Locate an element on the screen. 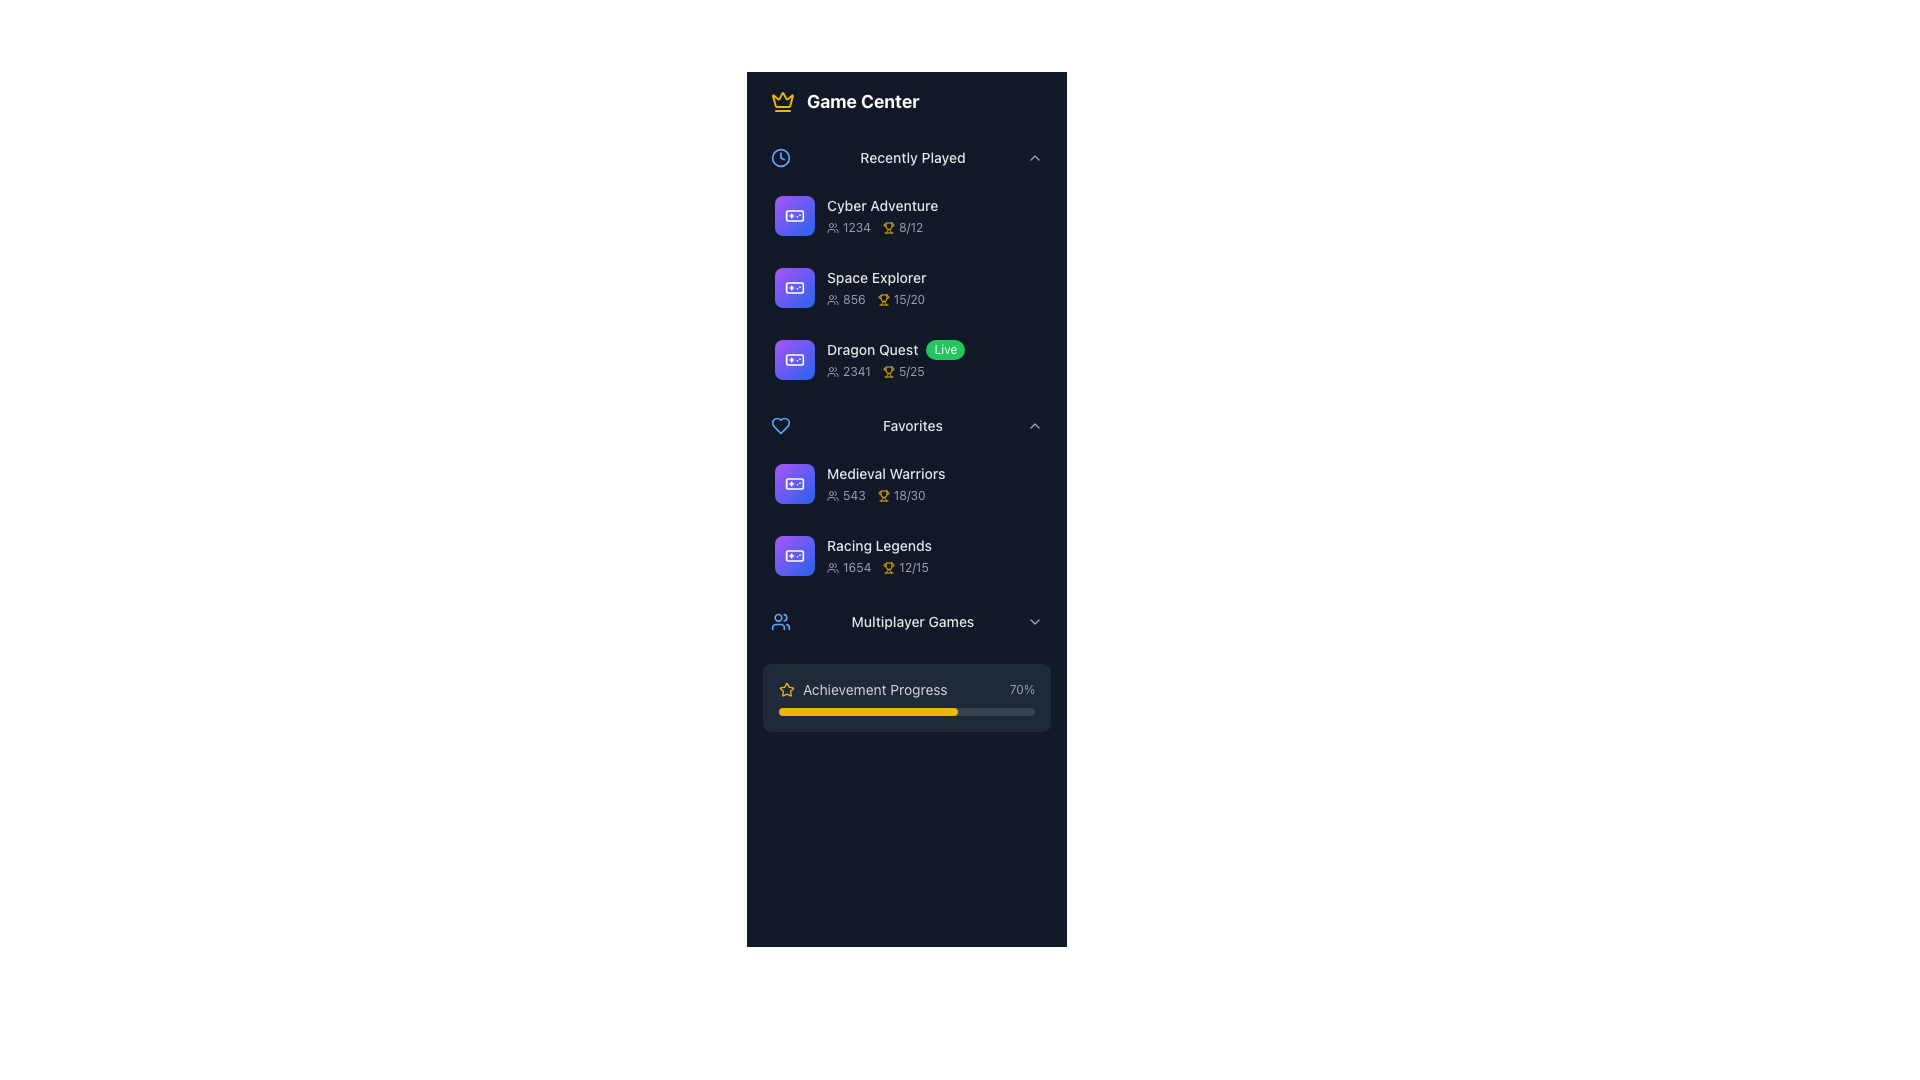 The height and width of the screenshot is (1080, 1920). the static text label displaying 'Cyber Adventure', which is the first title entry in the 'Recently Played' section of the 'Game Center' is located at coordinates (931, 205).